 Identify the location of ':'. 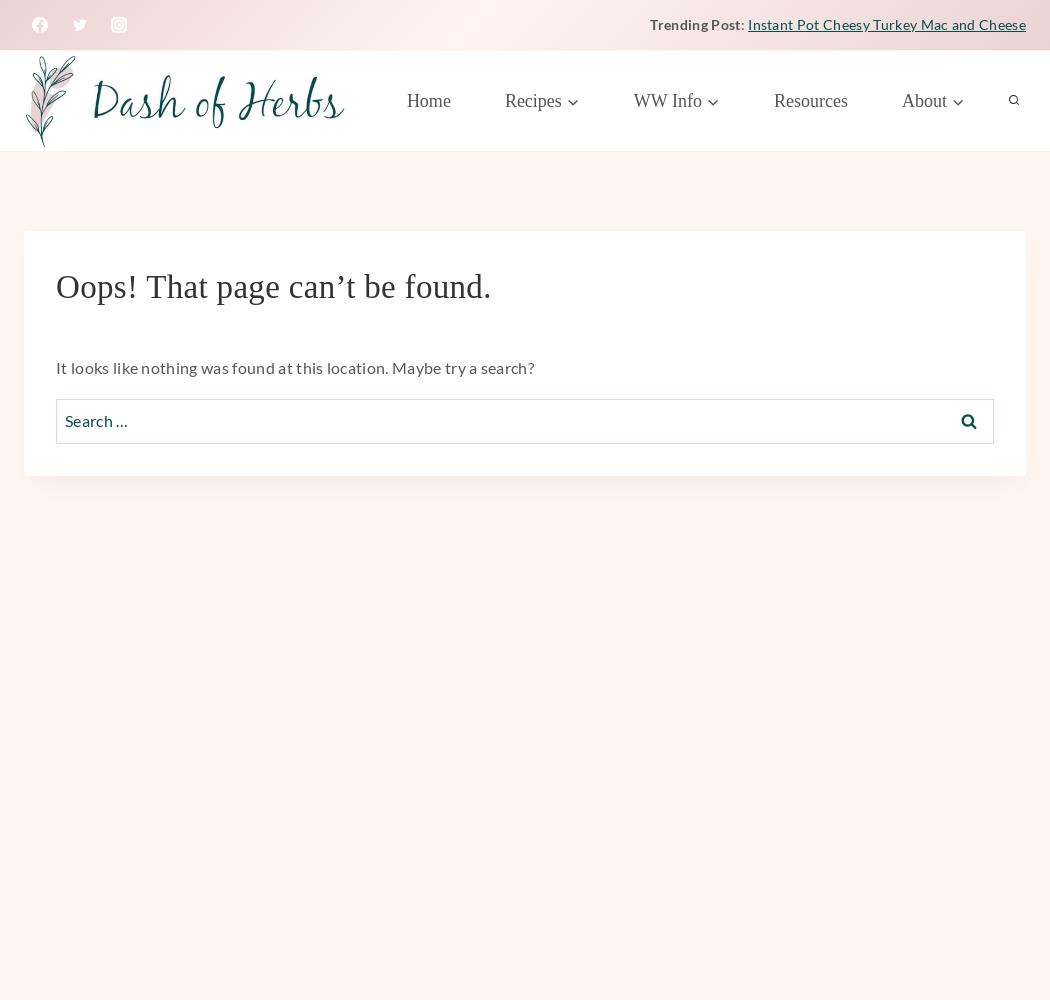
(743, 23).